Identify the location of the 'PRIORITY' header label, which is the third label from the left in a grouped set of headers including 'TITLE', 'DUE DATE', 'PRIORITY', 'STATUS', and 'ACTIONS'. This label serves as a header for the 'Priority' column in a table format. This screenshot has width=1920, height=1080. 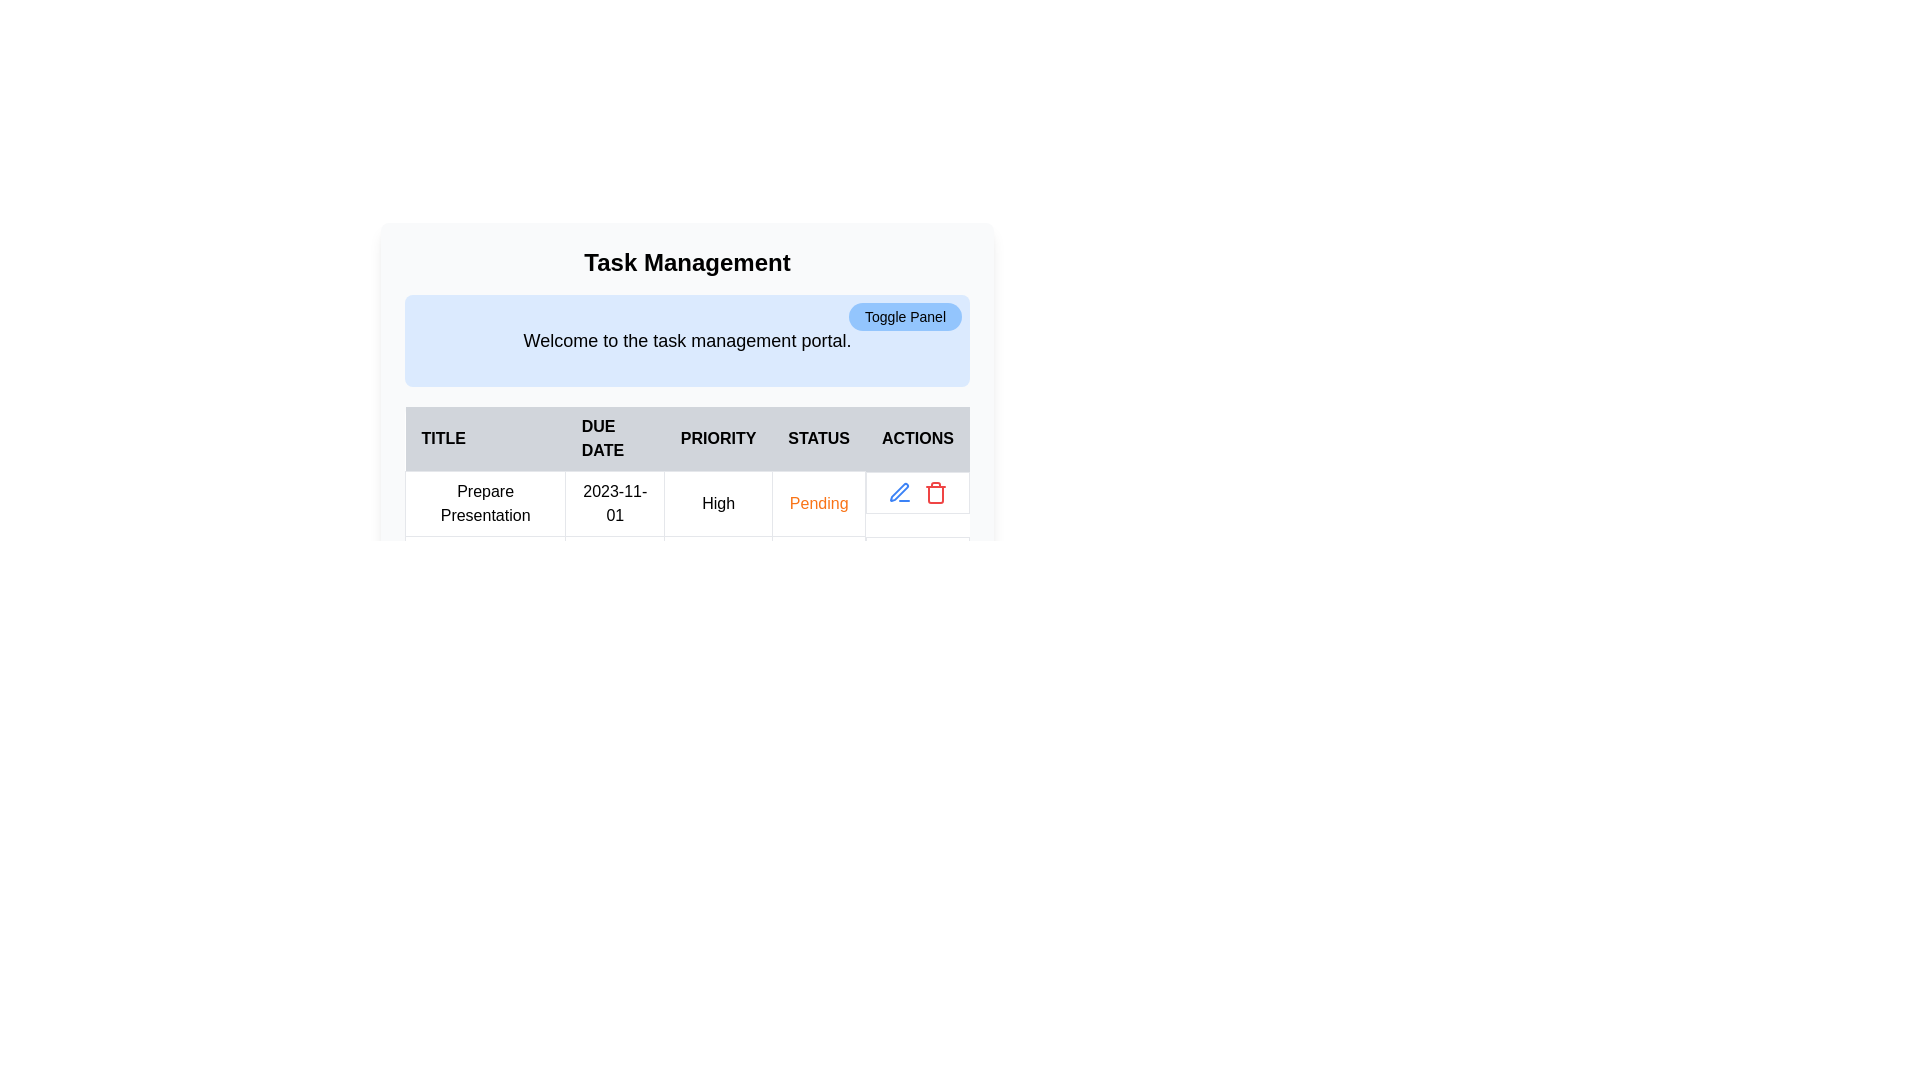
(718, 438).